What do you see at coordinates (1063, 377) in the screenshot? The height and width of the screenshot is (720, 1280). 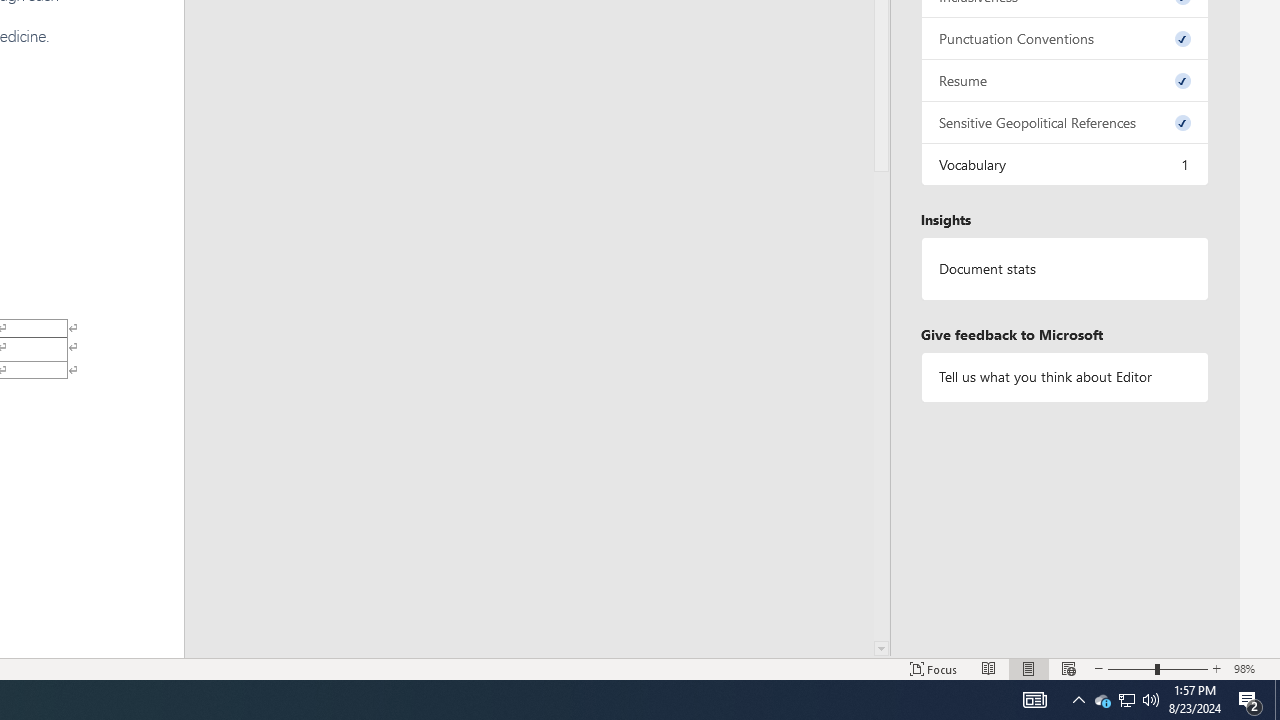 I see `'Tell us what you think about Editor'` at bounding box center [1063, 377].